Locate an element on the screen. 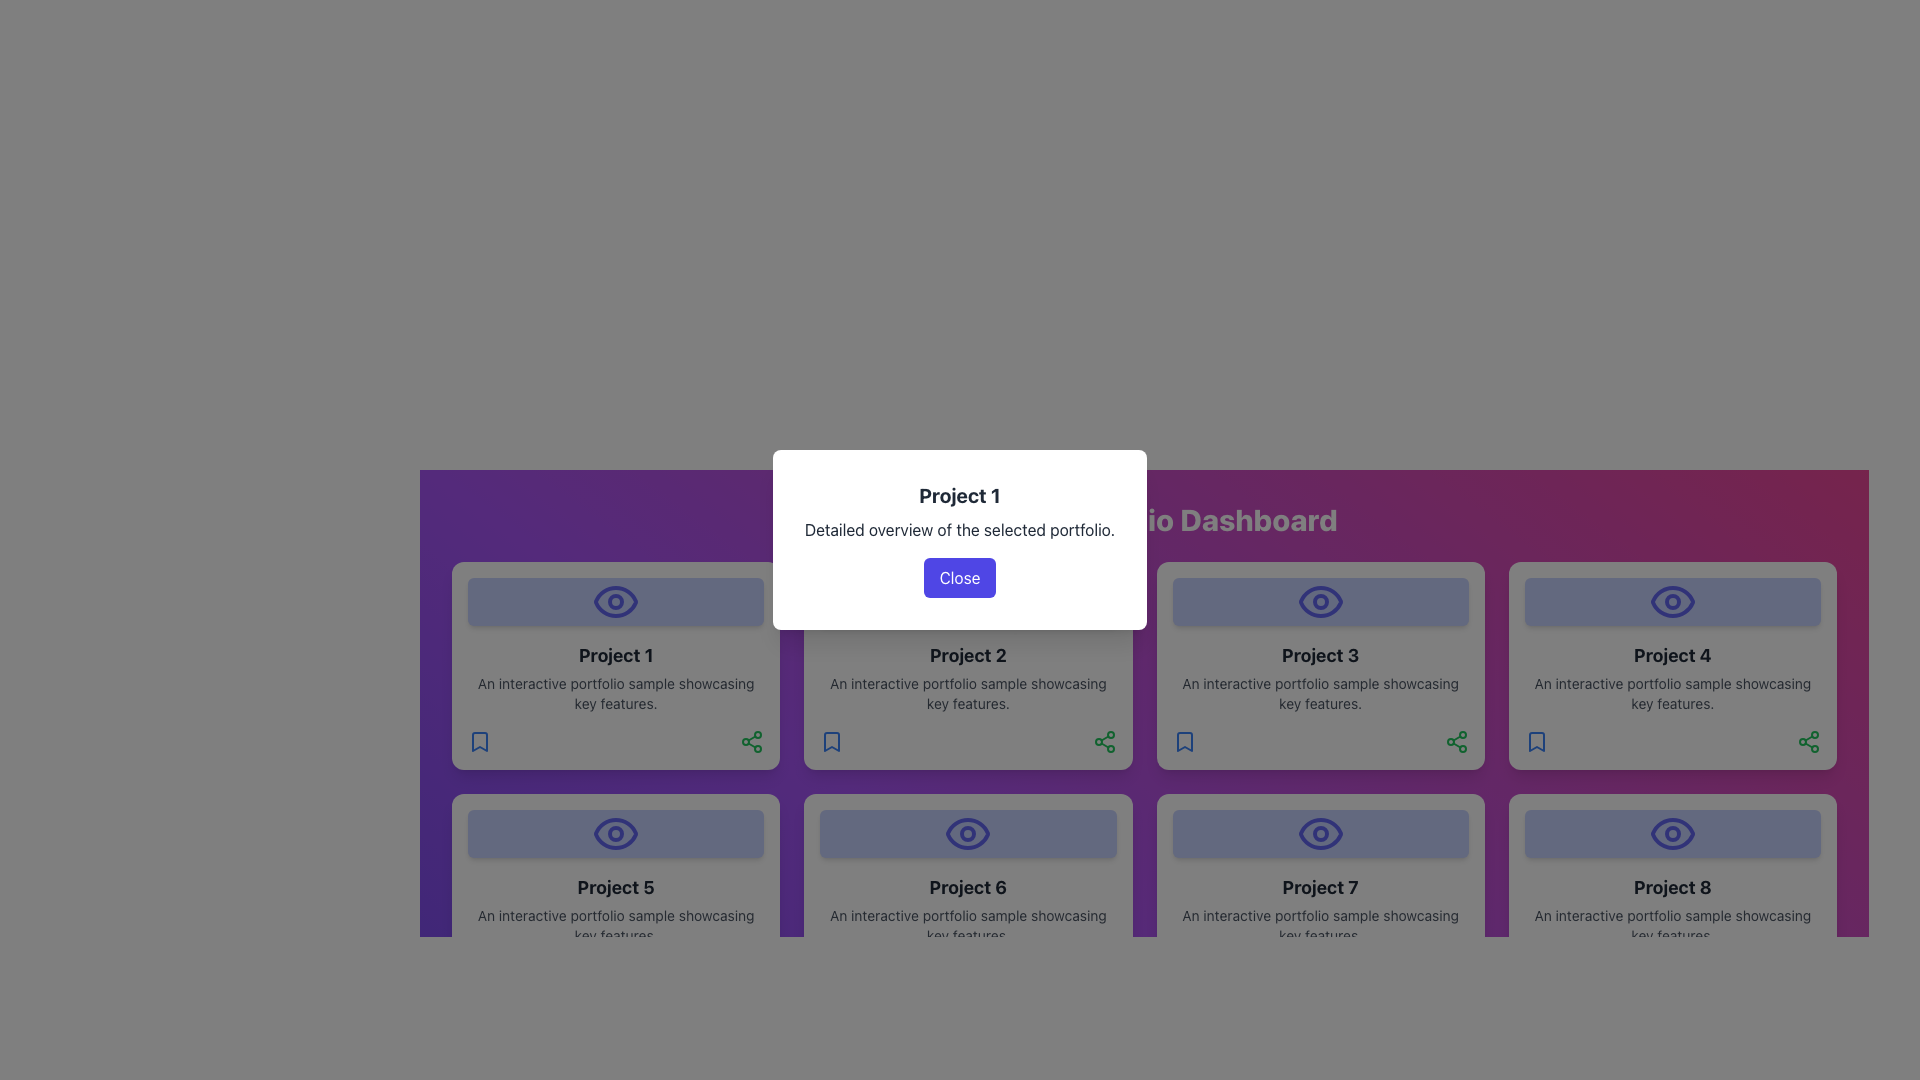  the bookmark button located at the bottom left corner of the 'Project 2' card to bookmark or unbookmark the project is located at coordinates (832, 741).